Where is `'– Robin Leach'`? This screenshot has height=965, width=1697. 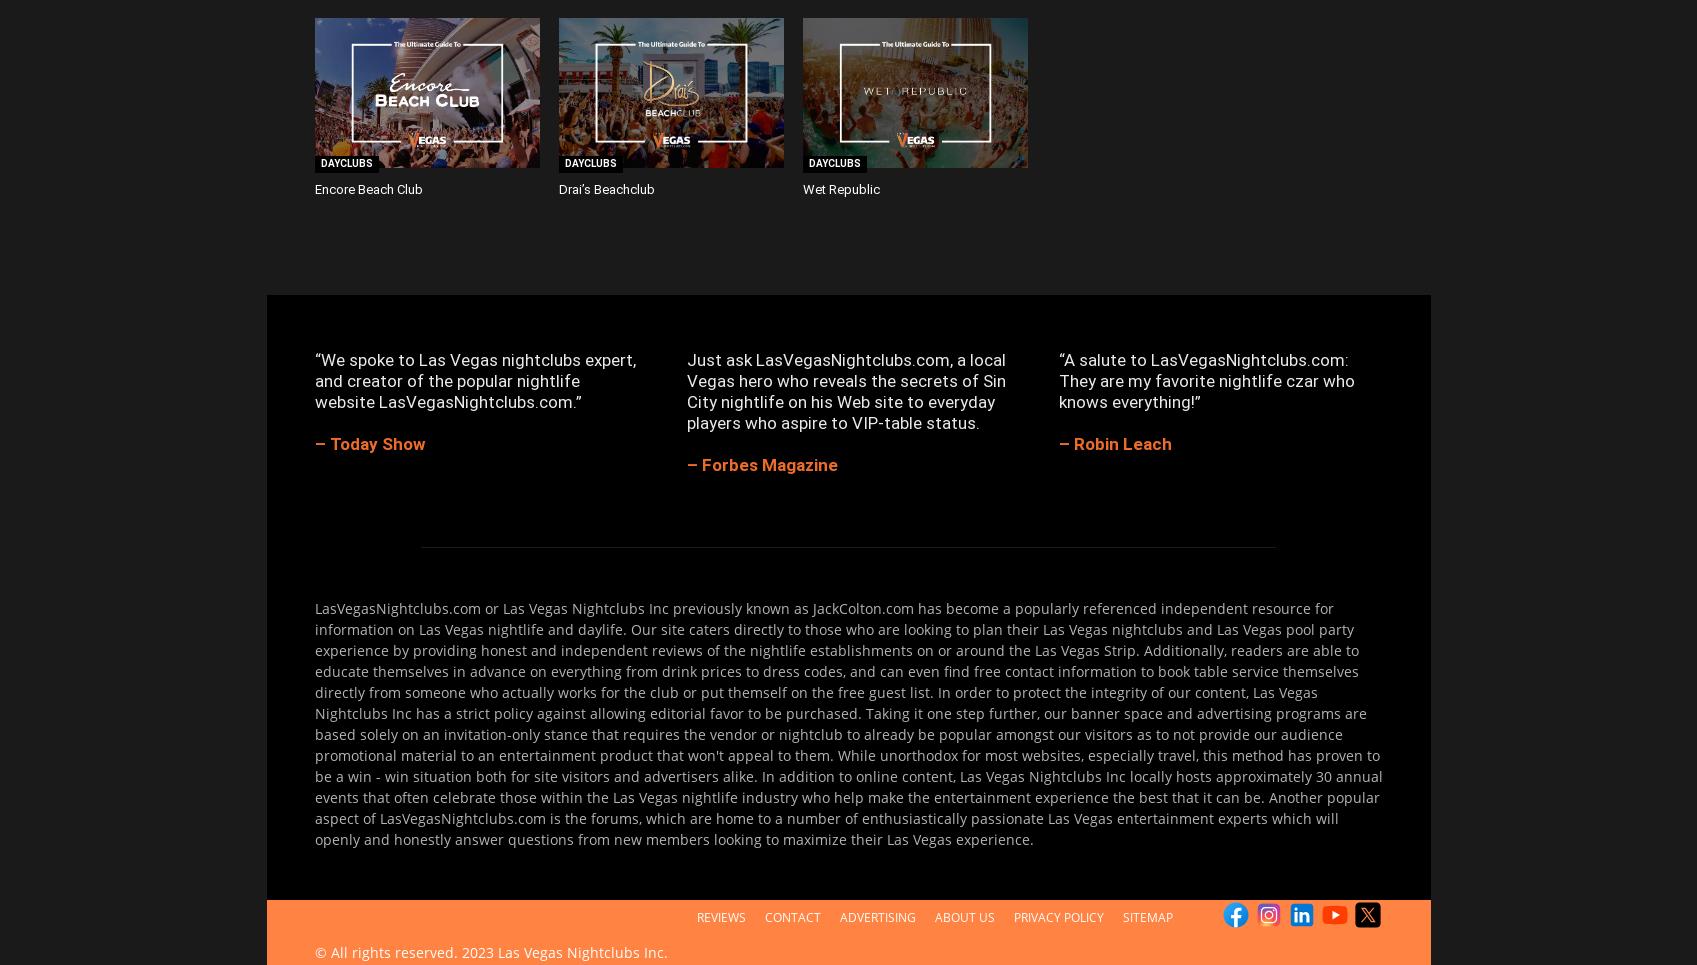 '– Robin Leach' is located at coordinates (1114, 443).